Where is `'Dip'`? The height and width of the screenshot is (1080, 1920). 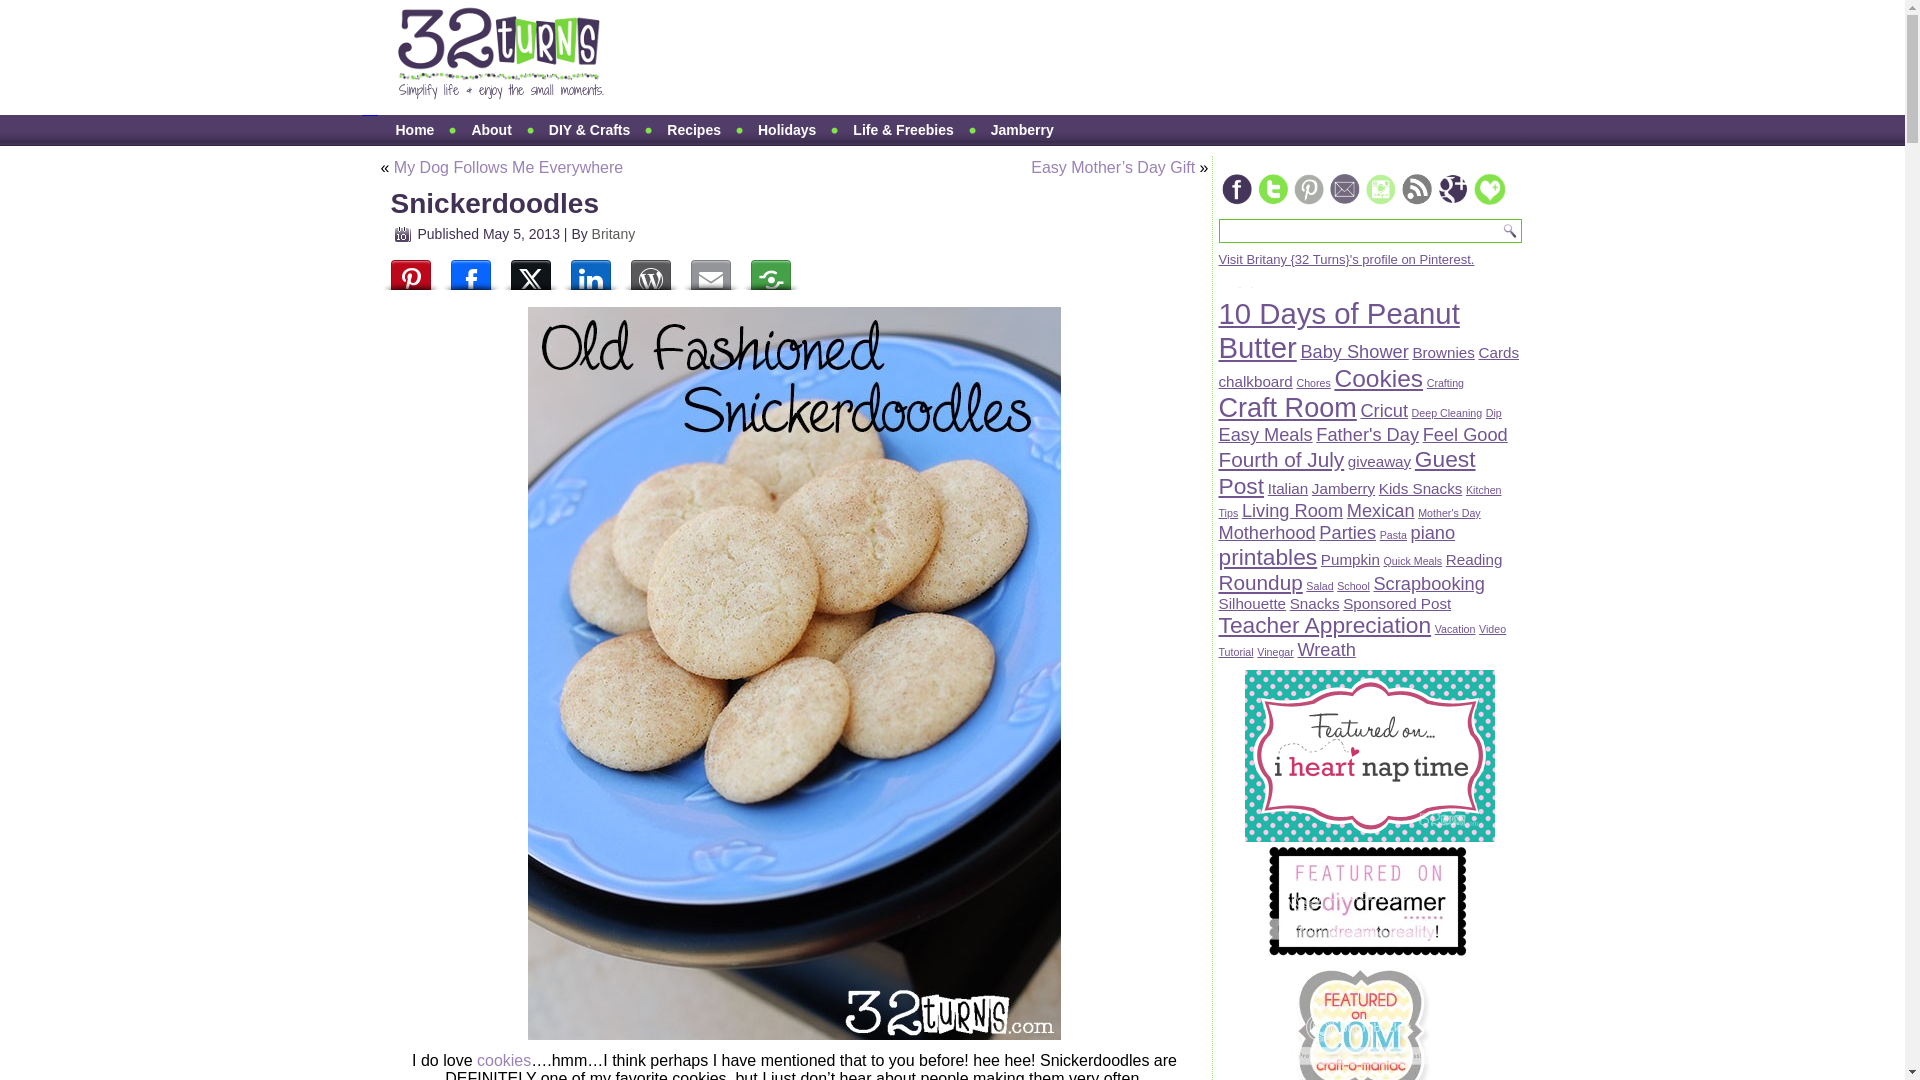
'Dip' is located at coordinates (1493, 411).